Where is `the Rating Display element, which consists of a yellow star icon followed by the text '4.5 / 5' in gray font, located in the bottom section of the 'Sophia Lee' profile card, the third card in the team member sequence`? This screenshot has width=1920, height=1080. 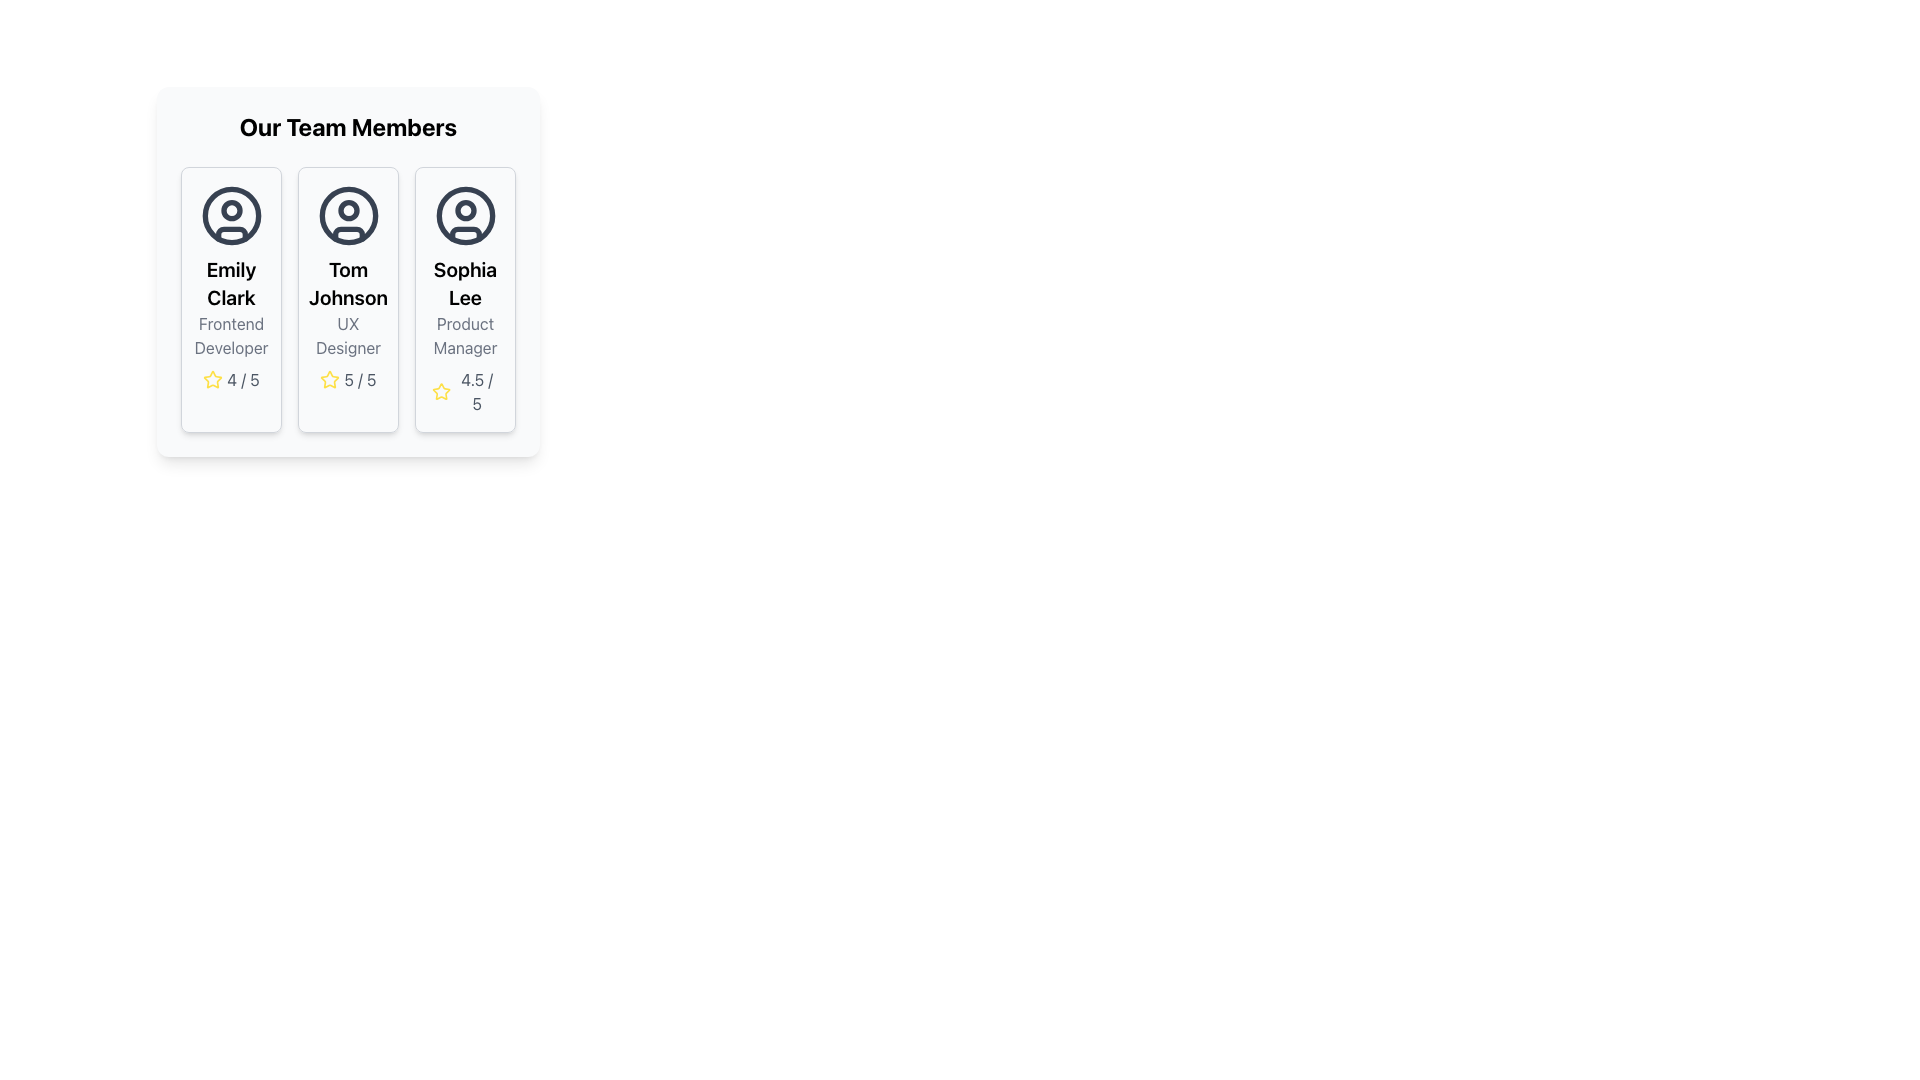
the Rating Display element, which consists of a yellow star icon followed by the text '4.5 / 5' in gray font, located in the bottom section of the 'Sophia Lee' profile card, the third card in the team member sequence is located at coordinates (464, 392).